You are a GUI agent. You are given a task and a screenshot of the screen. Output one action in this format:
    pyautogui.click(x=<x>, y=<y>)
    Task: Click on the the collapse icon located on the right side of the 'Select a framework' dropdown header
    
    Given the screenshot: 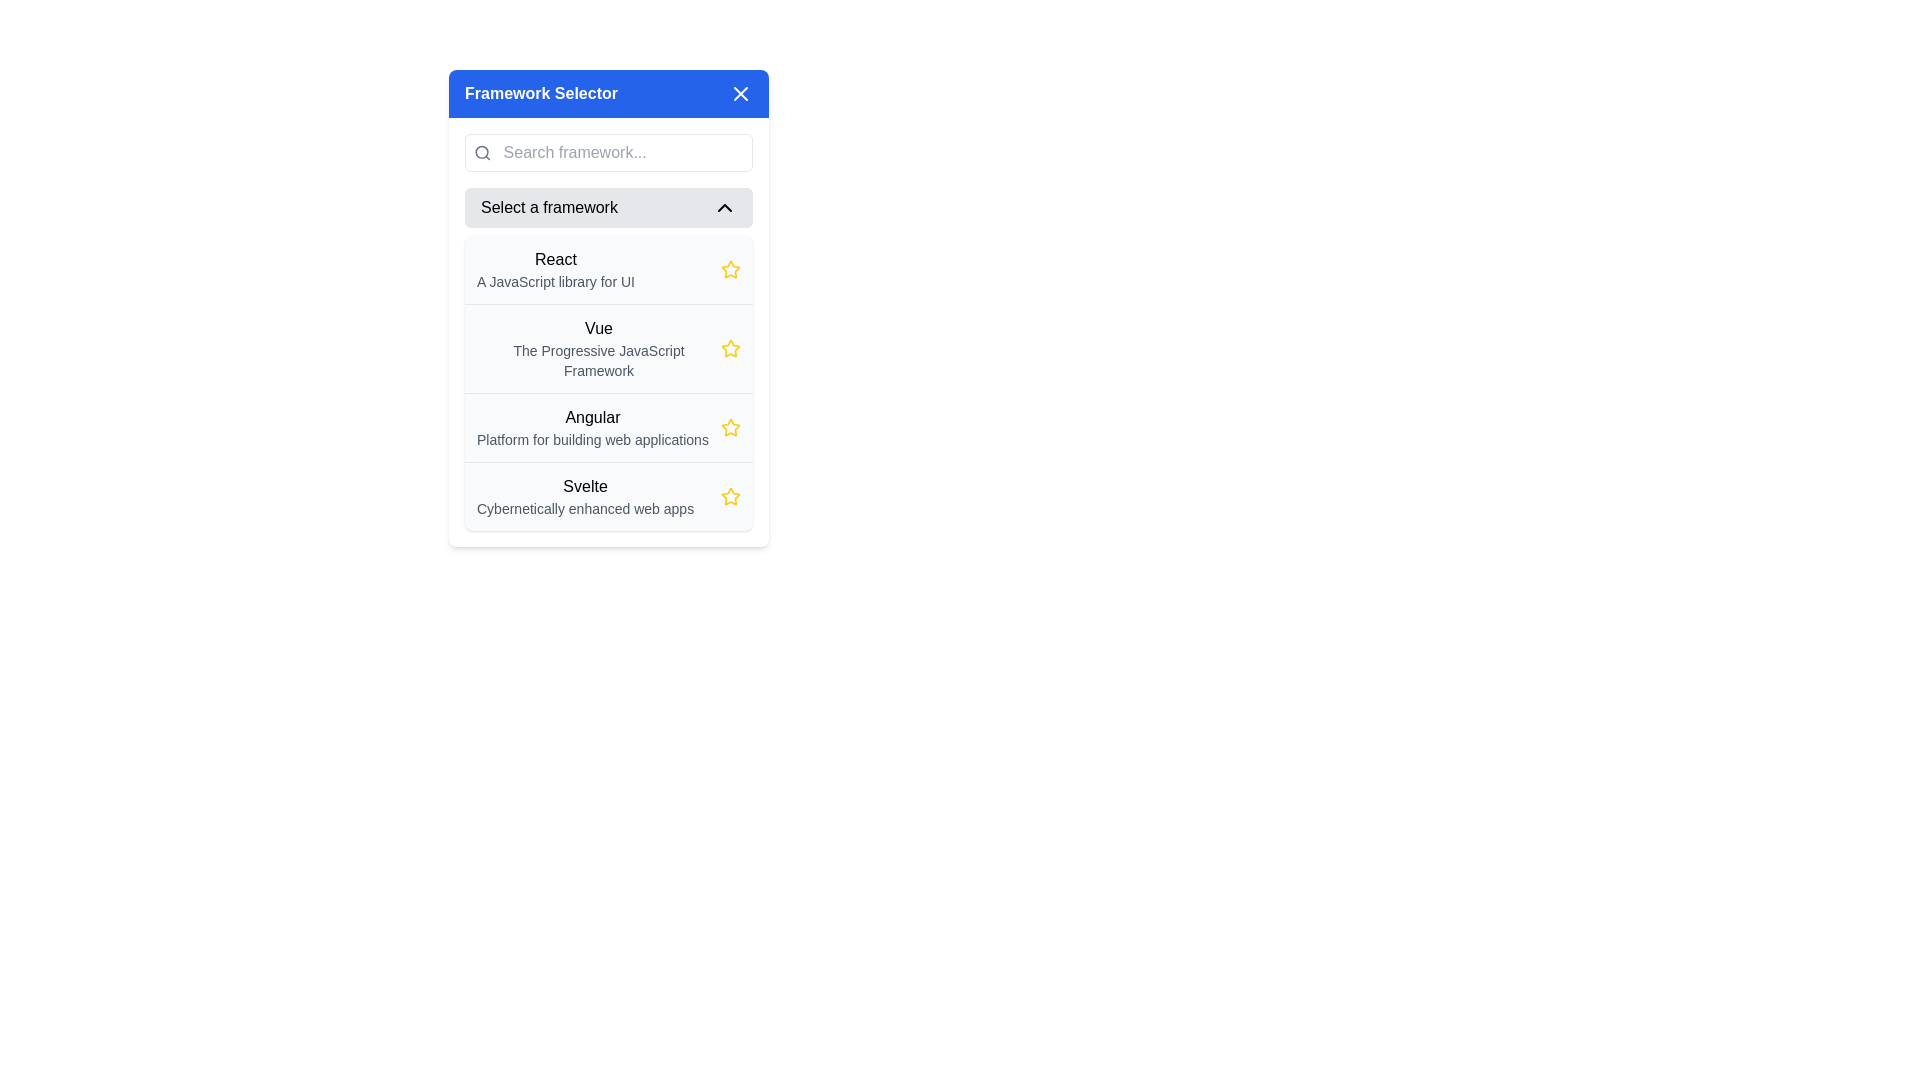 What is the action you would take?
    pyautogui.click(x=723, y=208)
    